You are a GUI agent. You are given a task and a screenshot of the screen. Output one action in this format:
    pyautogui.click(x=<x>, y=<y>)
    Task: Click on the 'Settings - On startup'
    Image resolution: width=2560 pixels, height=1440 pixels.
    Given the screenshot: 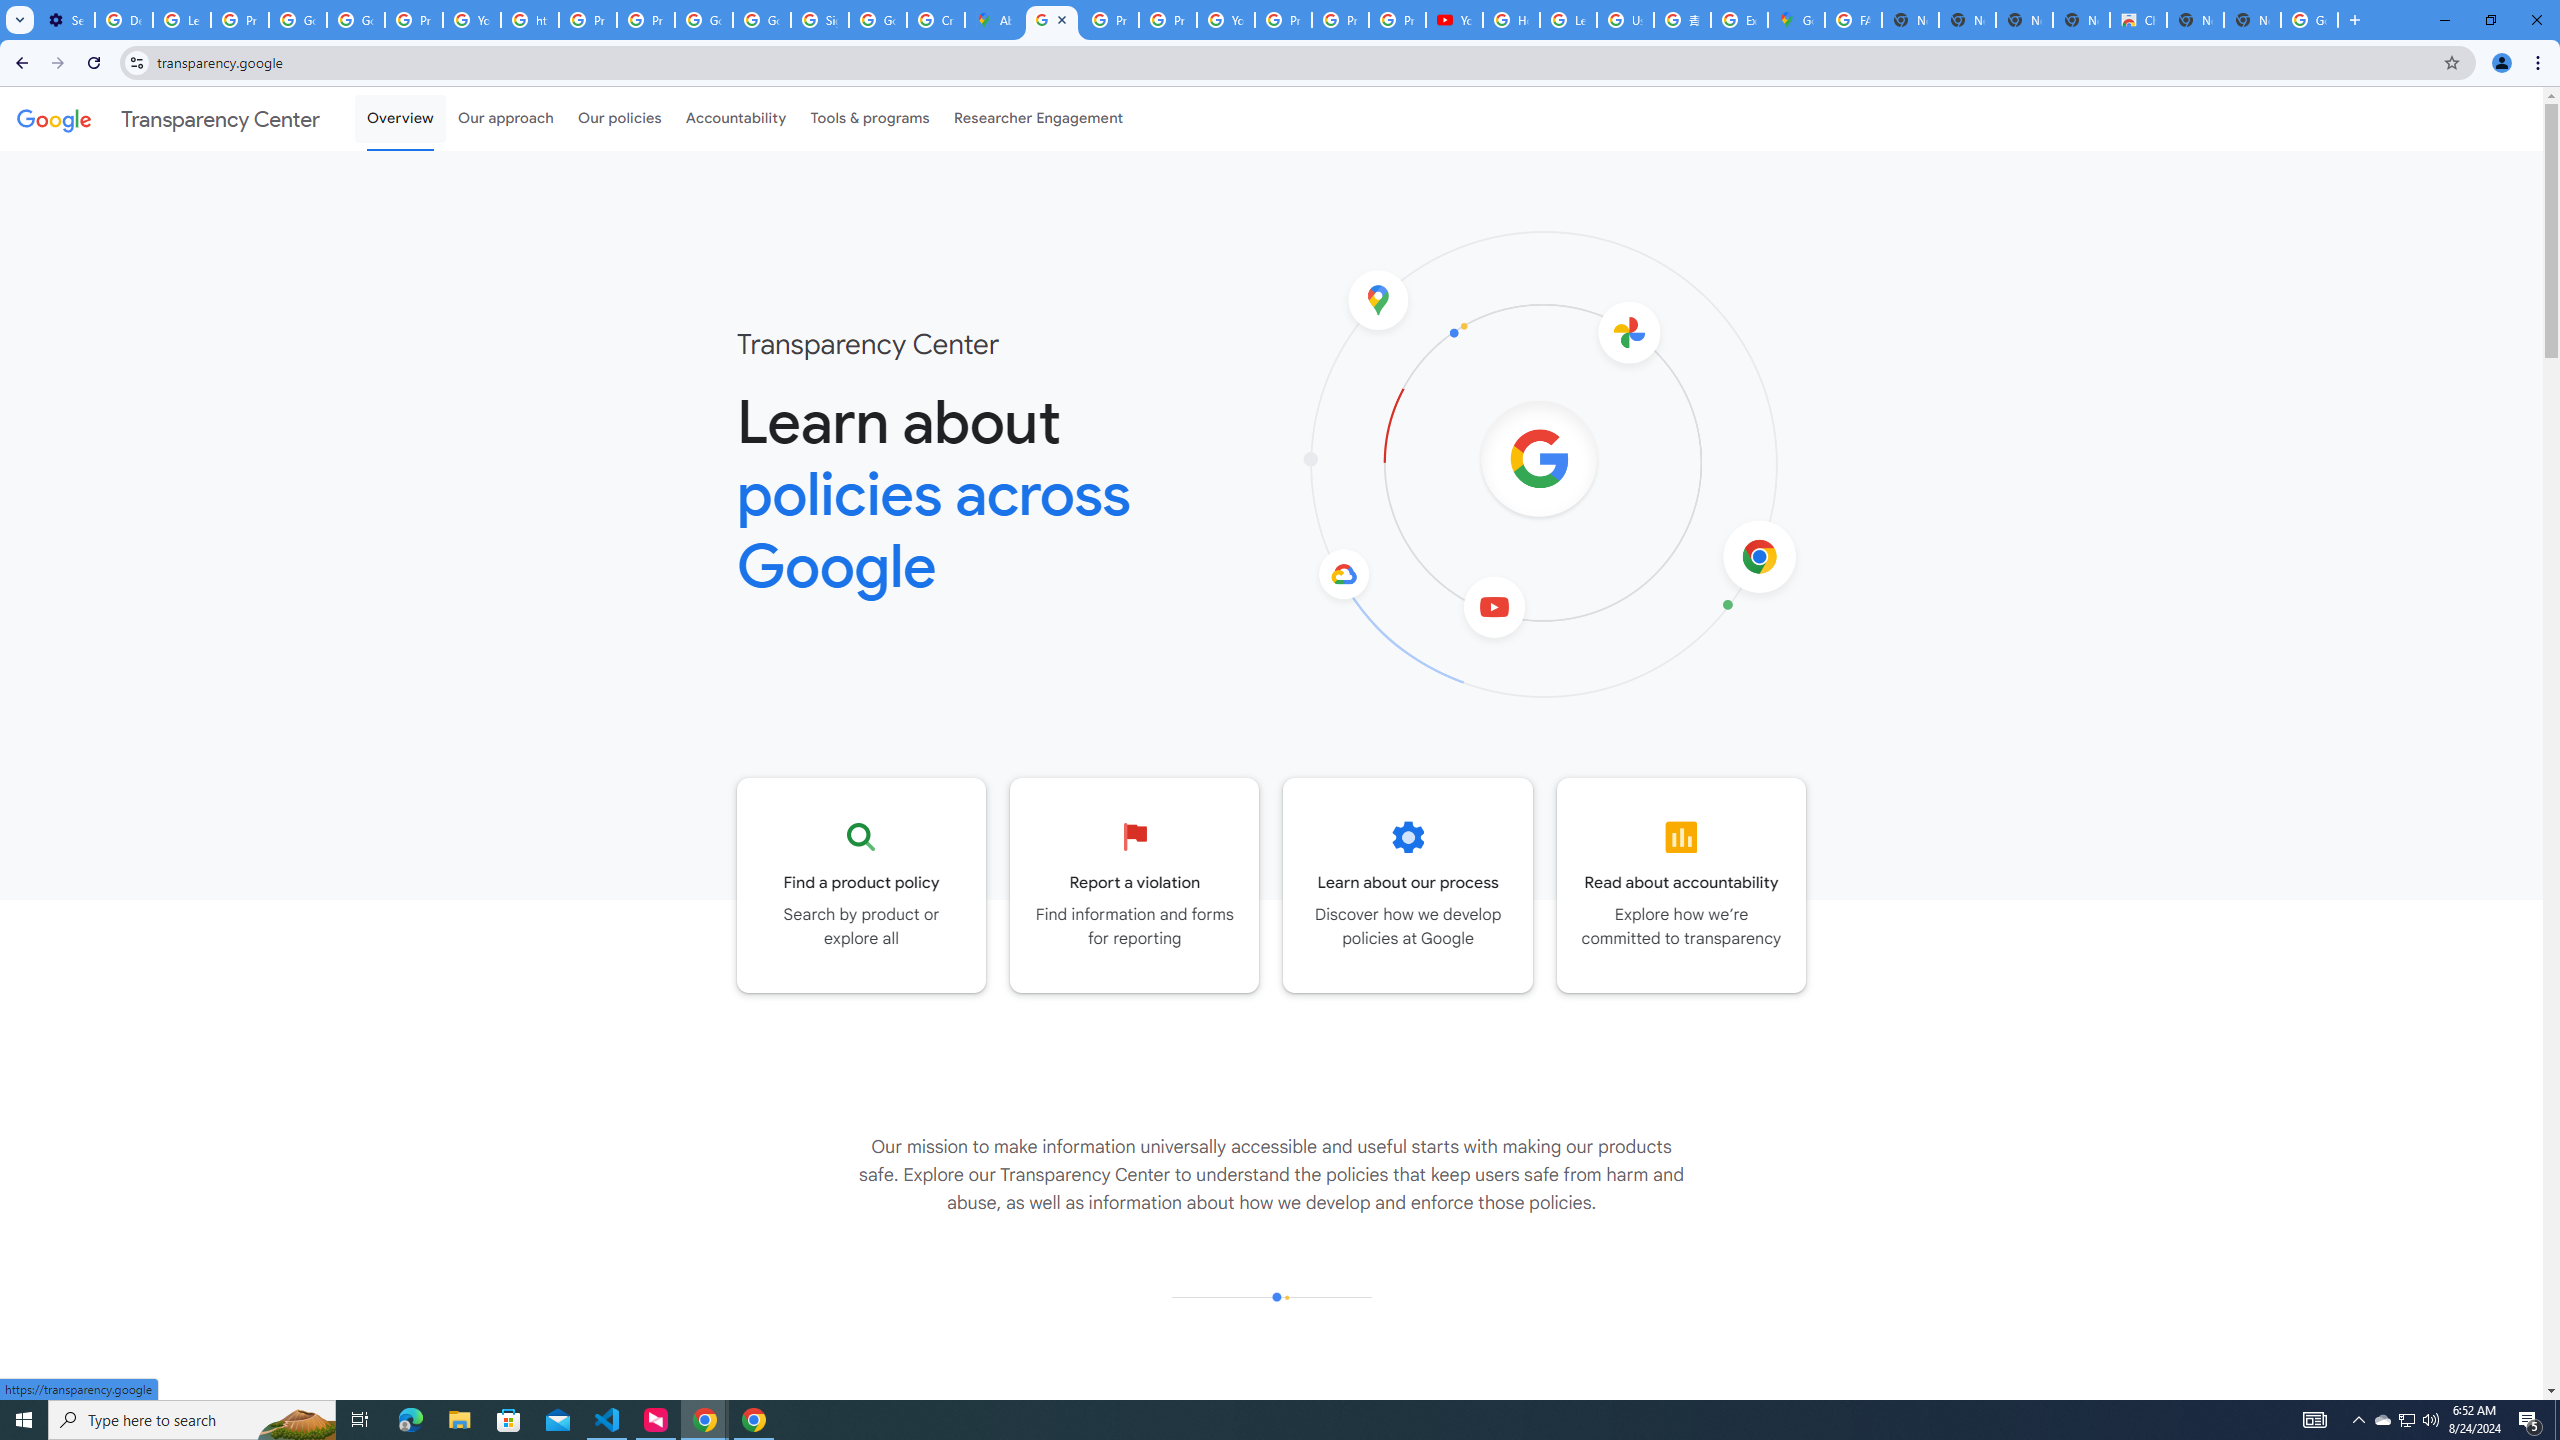 What is the action you would take?
    pyautogui.click(x=65, y=19)
    